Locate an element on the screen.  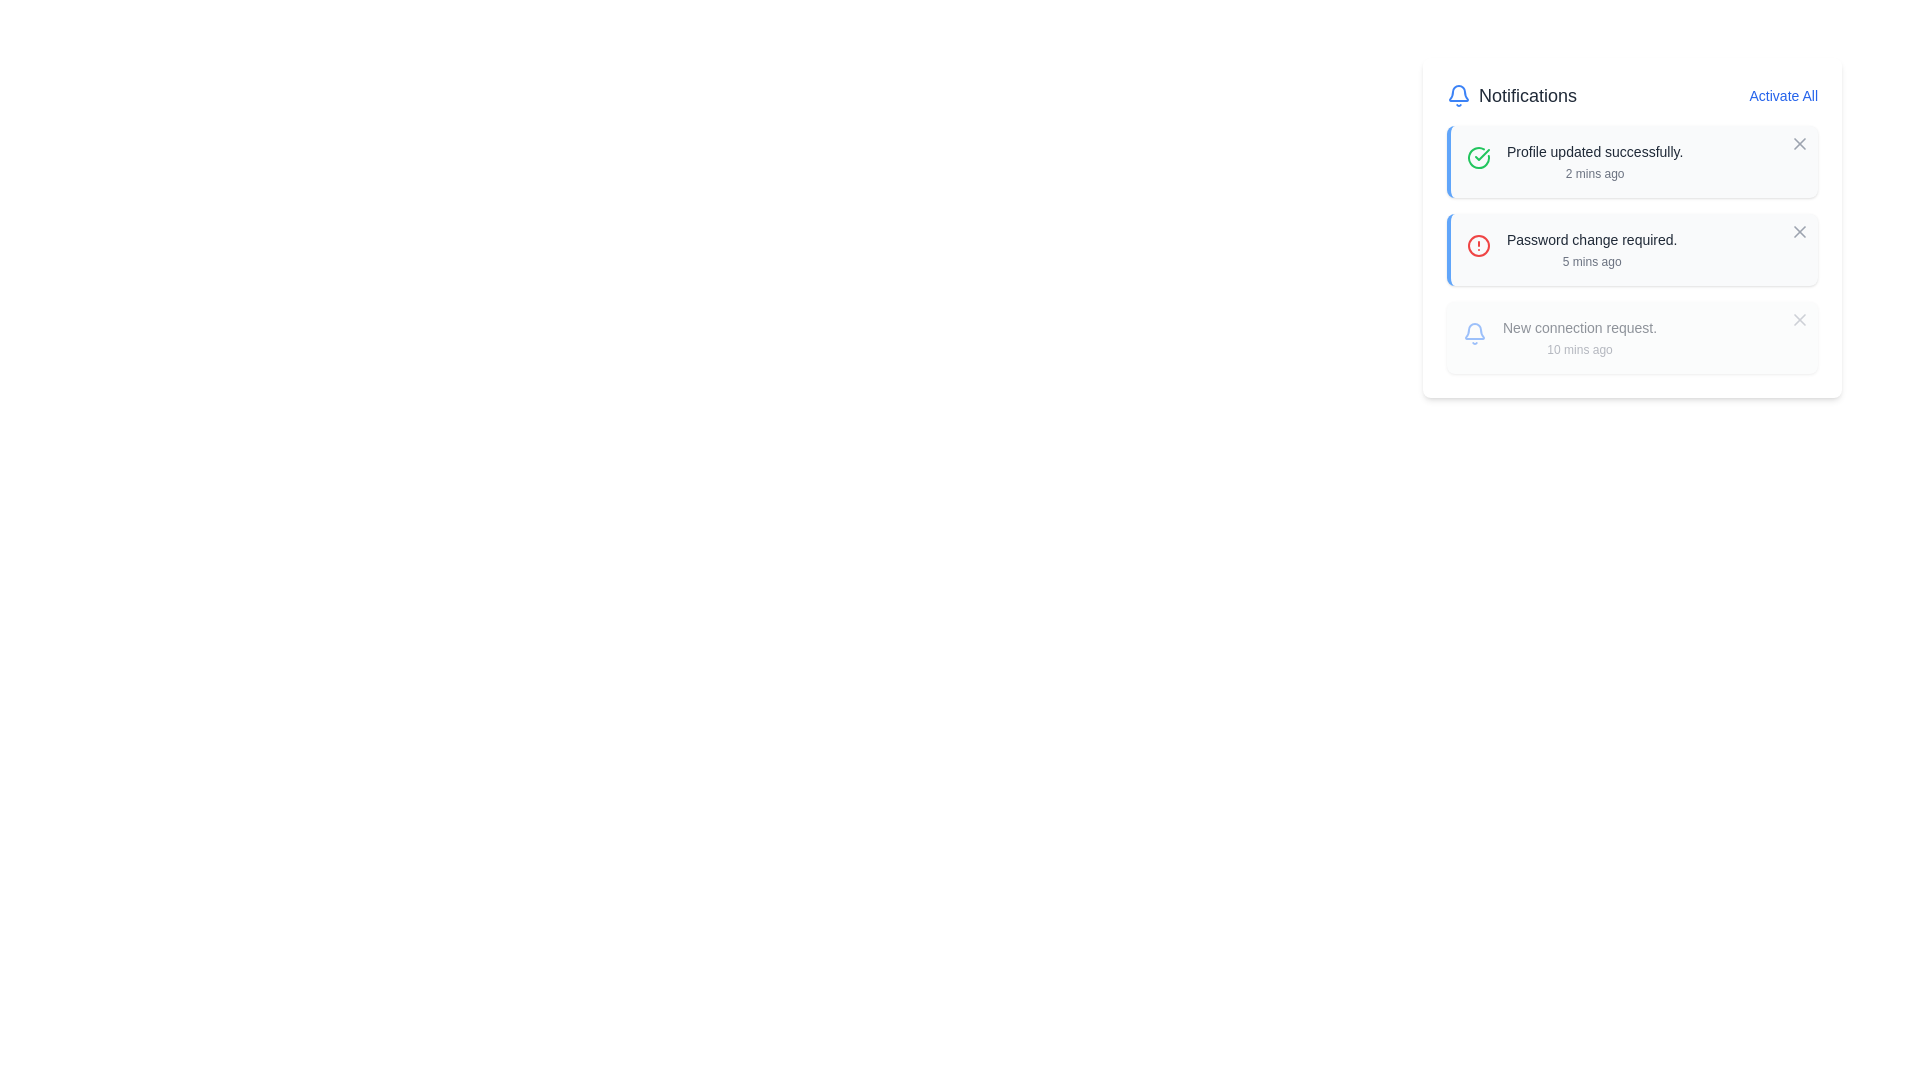
the success icon located to the immediate left of the text 'Profile updated successfully.' within the first notification card in the vertical list of notifications is located at coordinates (1478, 163).